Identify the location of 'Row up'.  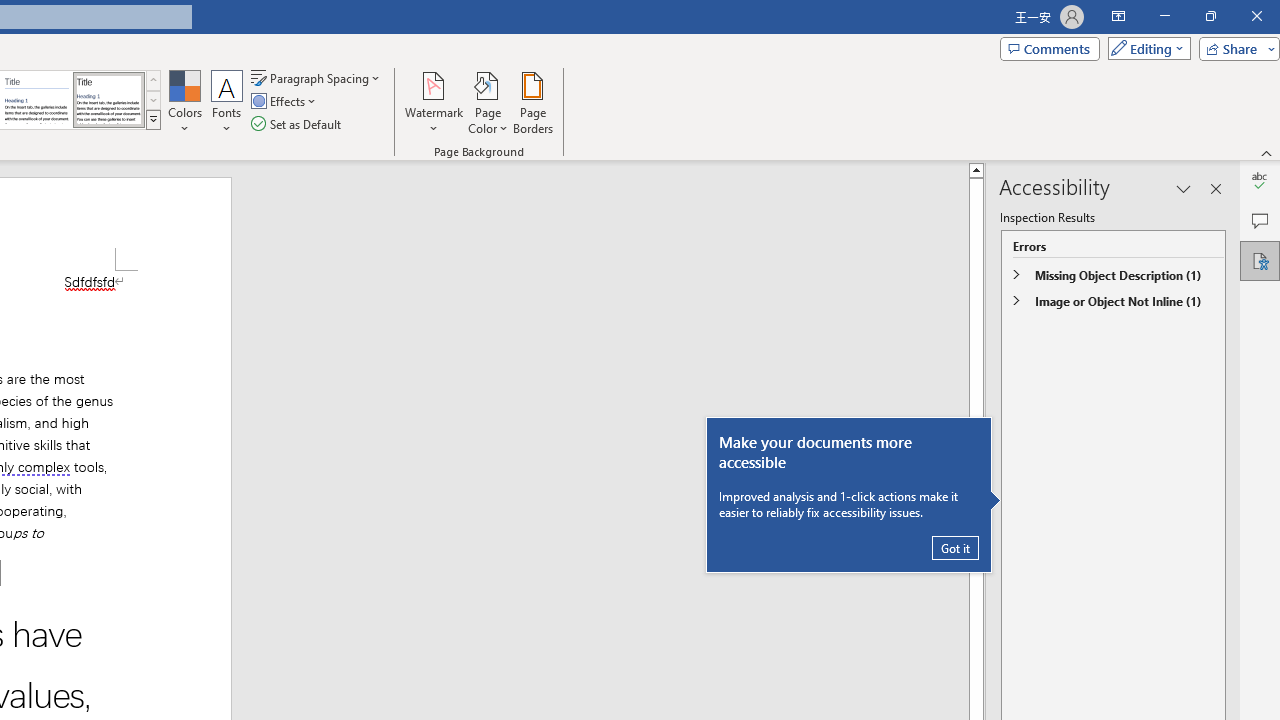
(152, 79).